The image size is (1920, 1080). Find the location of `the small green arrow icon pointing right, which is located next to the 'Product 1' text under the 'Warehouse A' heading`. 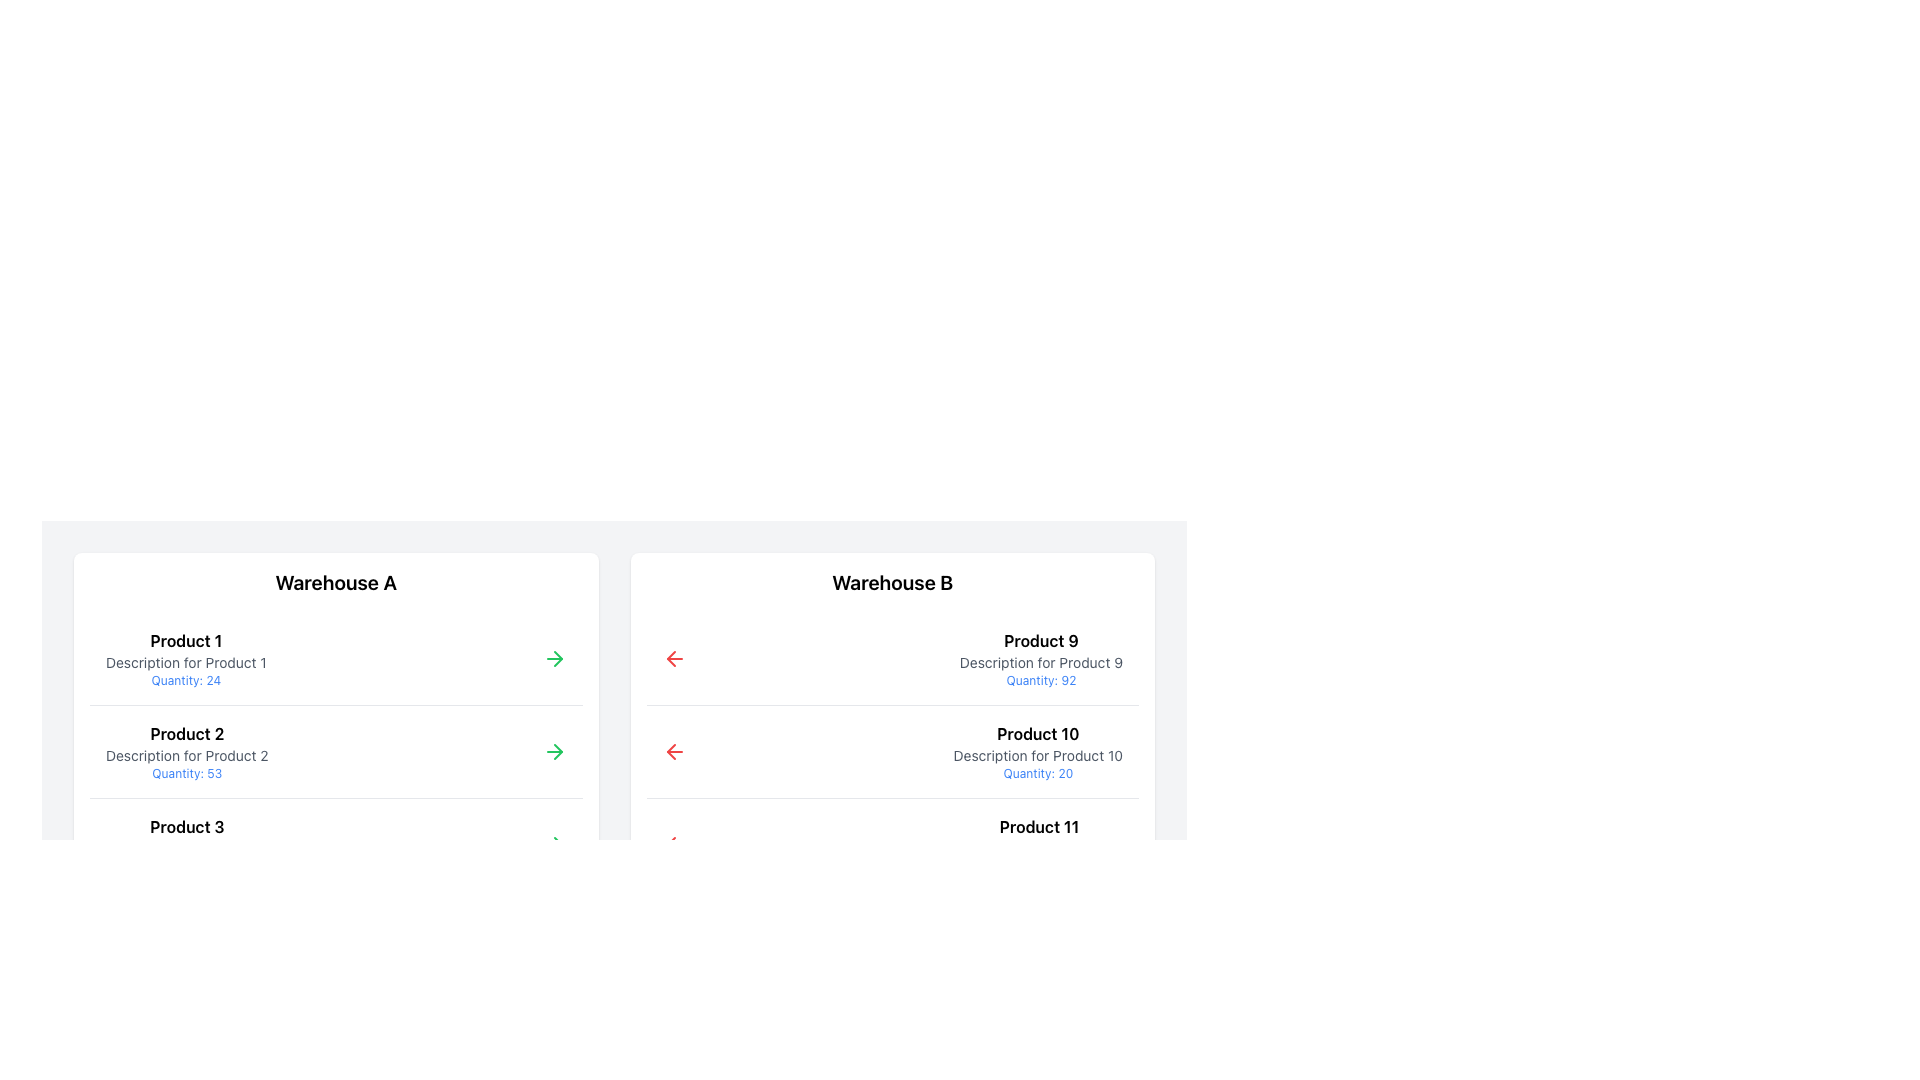

the small green arrow icon pointing right, which is located next to the 'Product 1' text under the 'Warehouse A' heading is located at coordinates (557, 659).